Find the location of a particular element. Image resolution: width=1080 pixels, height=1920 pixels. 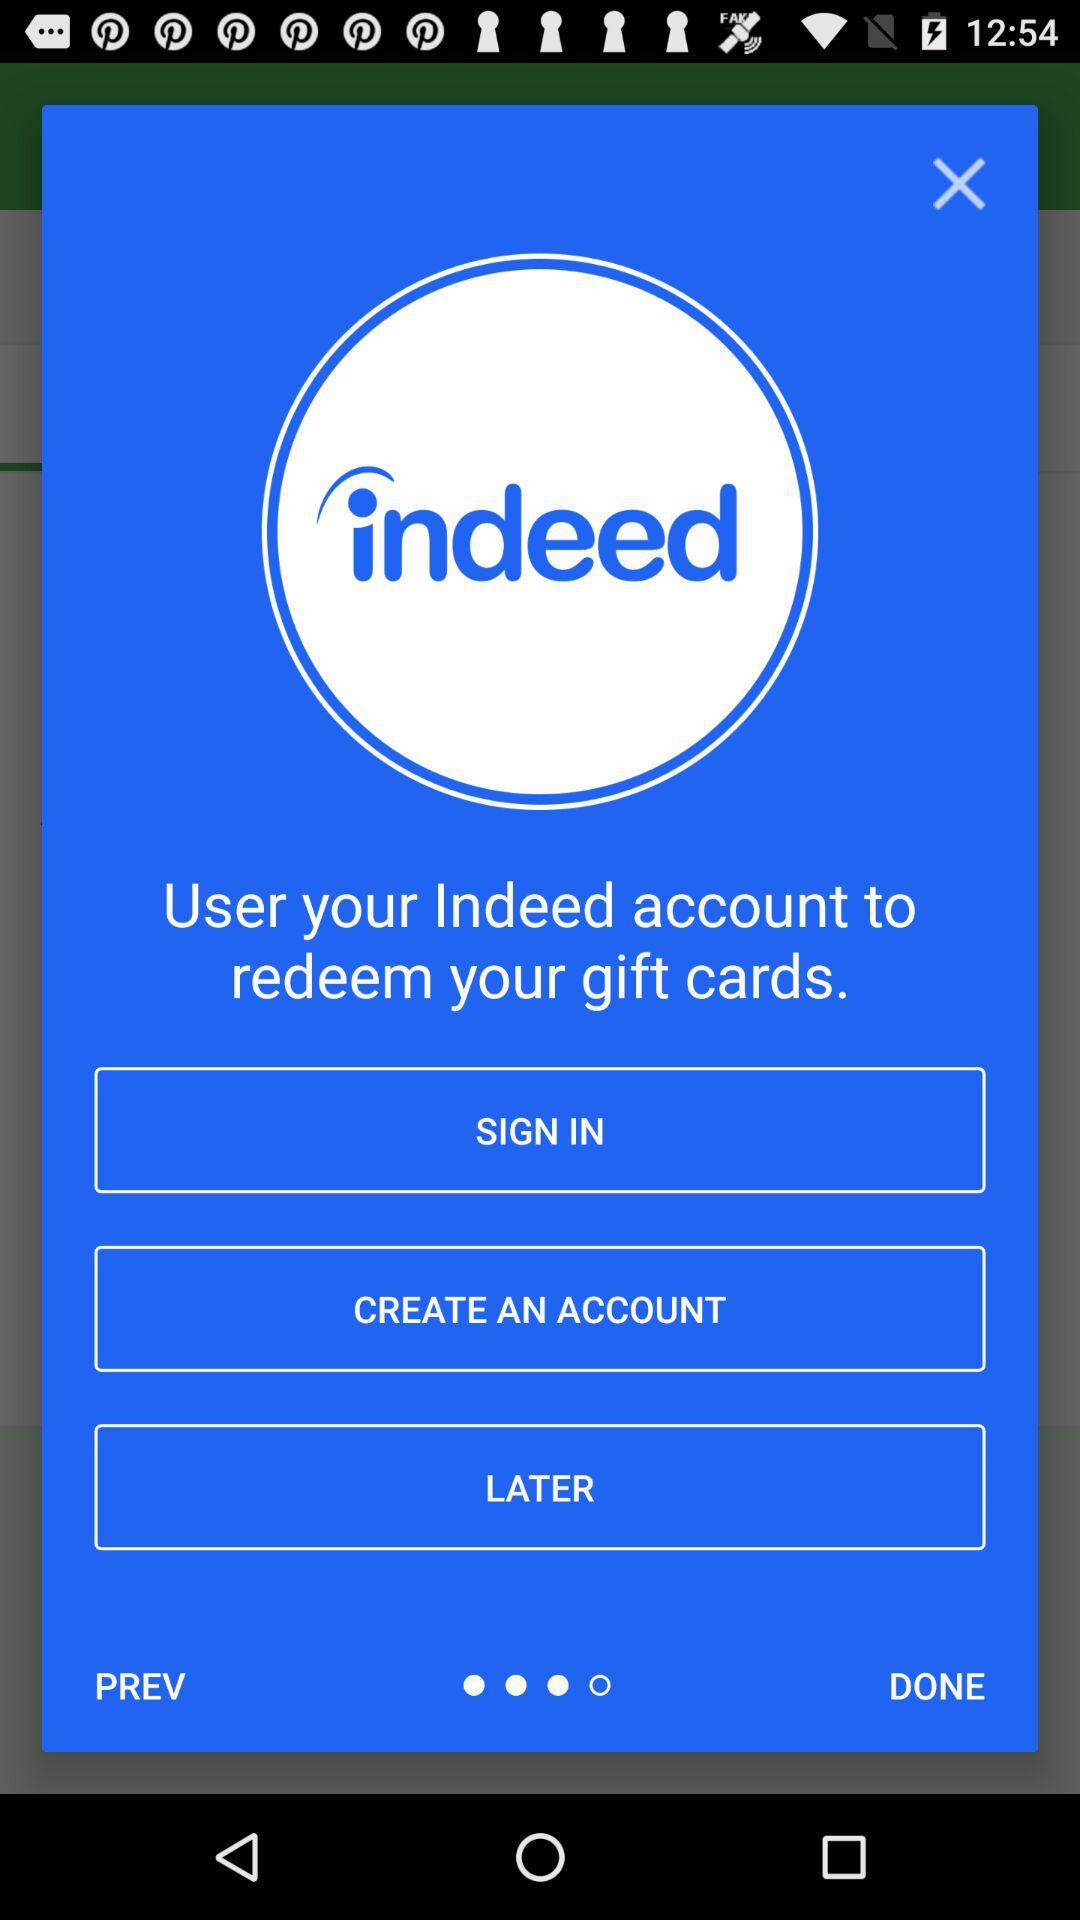

item above the create an account icon is located at coordinates (540, 1130).